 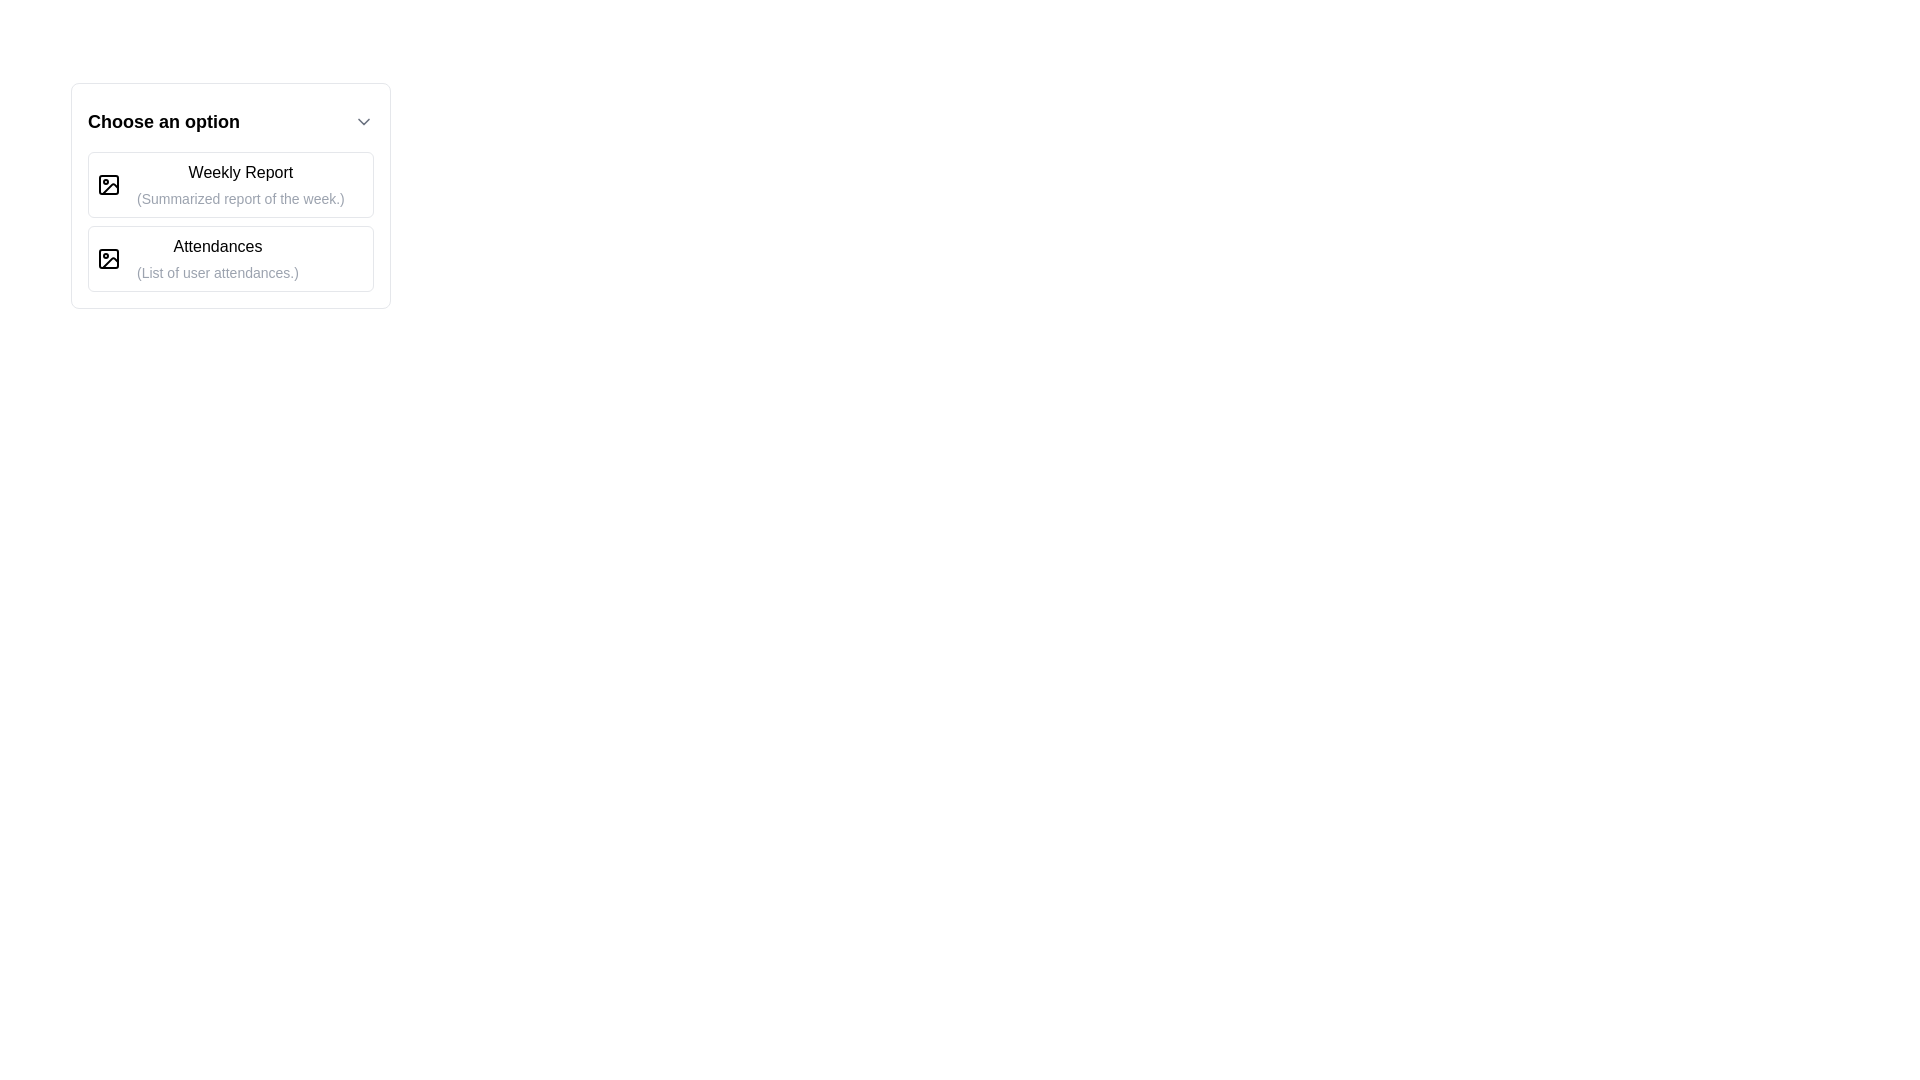 What do you see at coordinates (108, 185) in the screenshot?
I see `the rectangular base of the image icon located near the top-left corner of the 'Weekly Report' icon` at bounding box center [108, 185].